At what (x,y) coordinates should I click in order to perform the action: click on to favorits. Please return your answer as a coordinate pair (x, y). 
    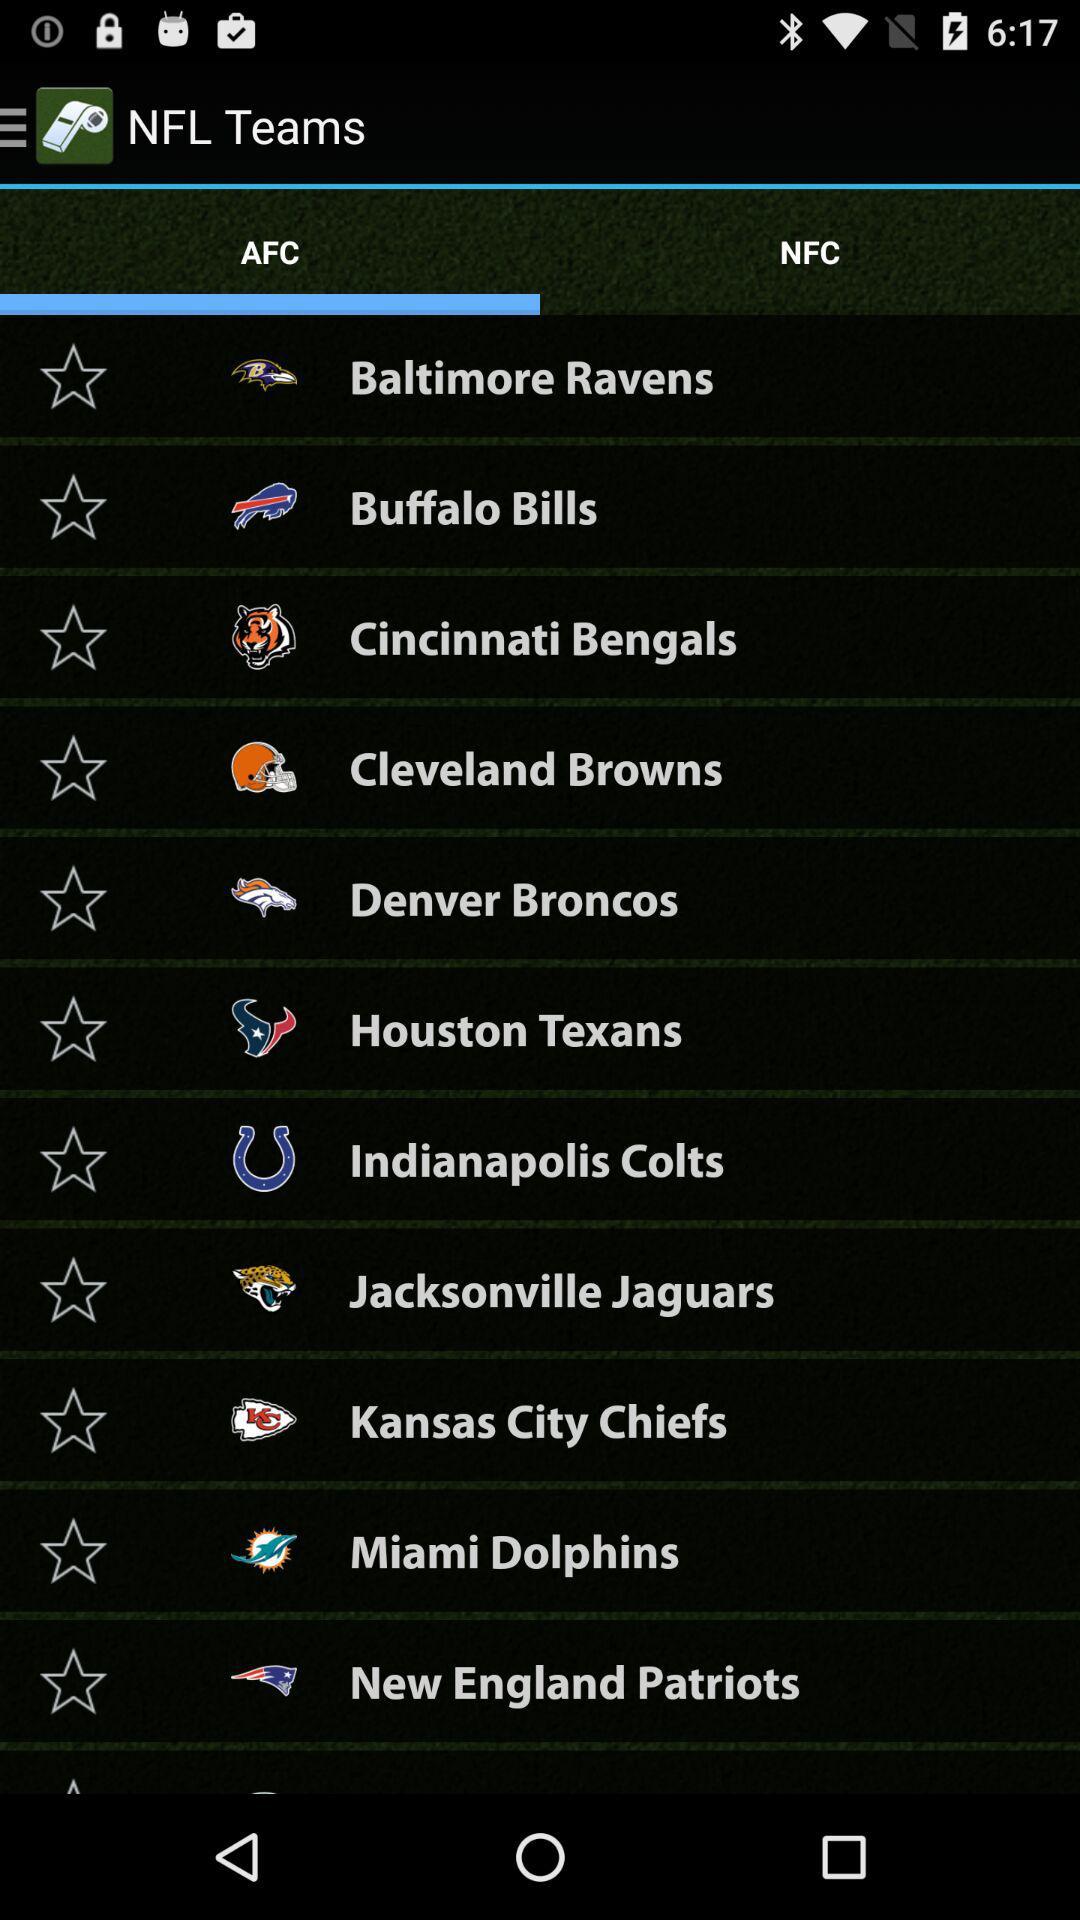
    Looking at the image, I should click on (72, 635).